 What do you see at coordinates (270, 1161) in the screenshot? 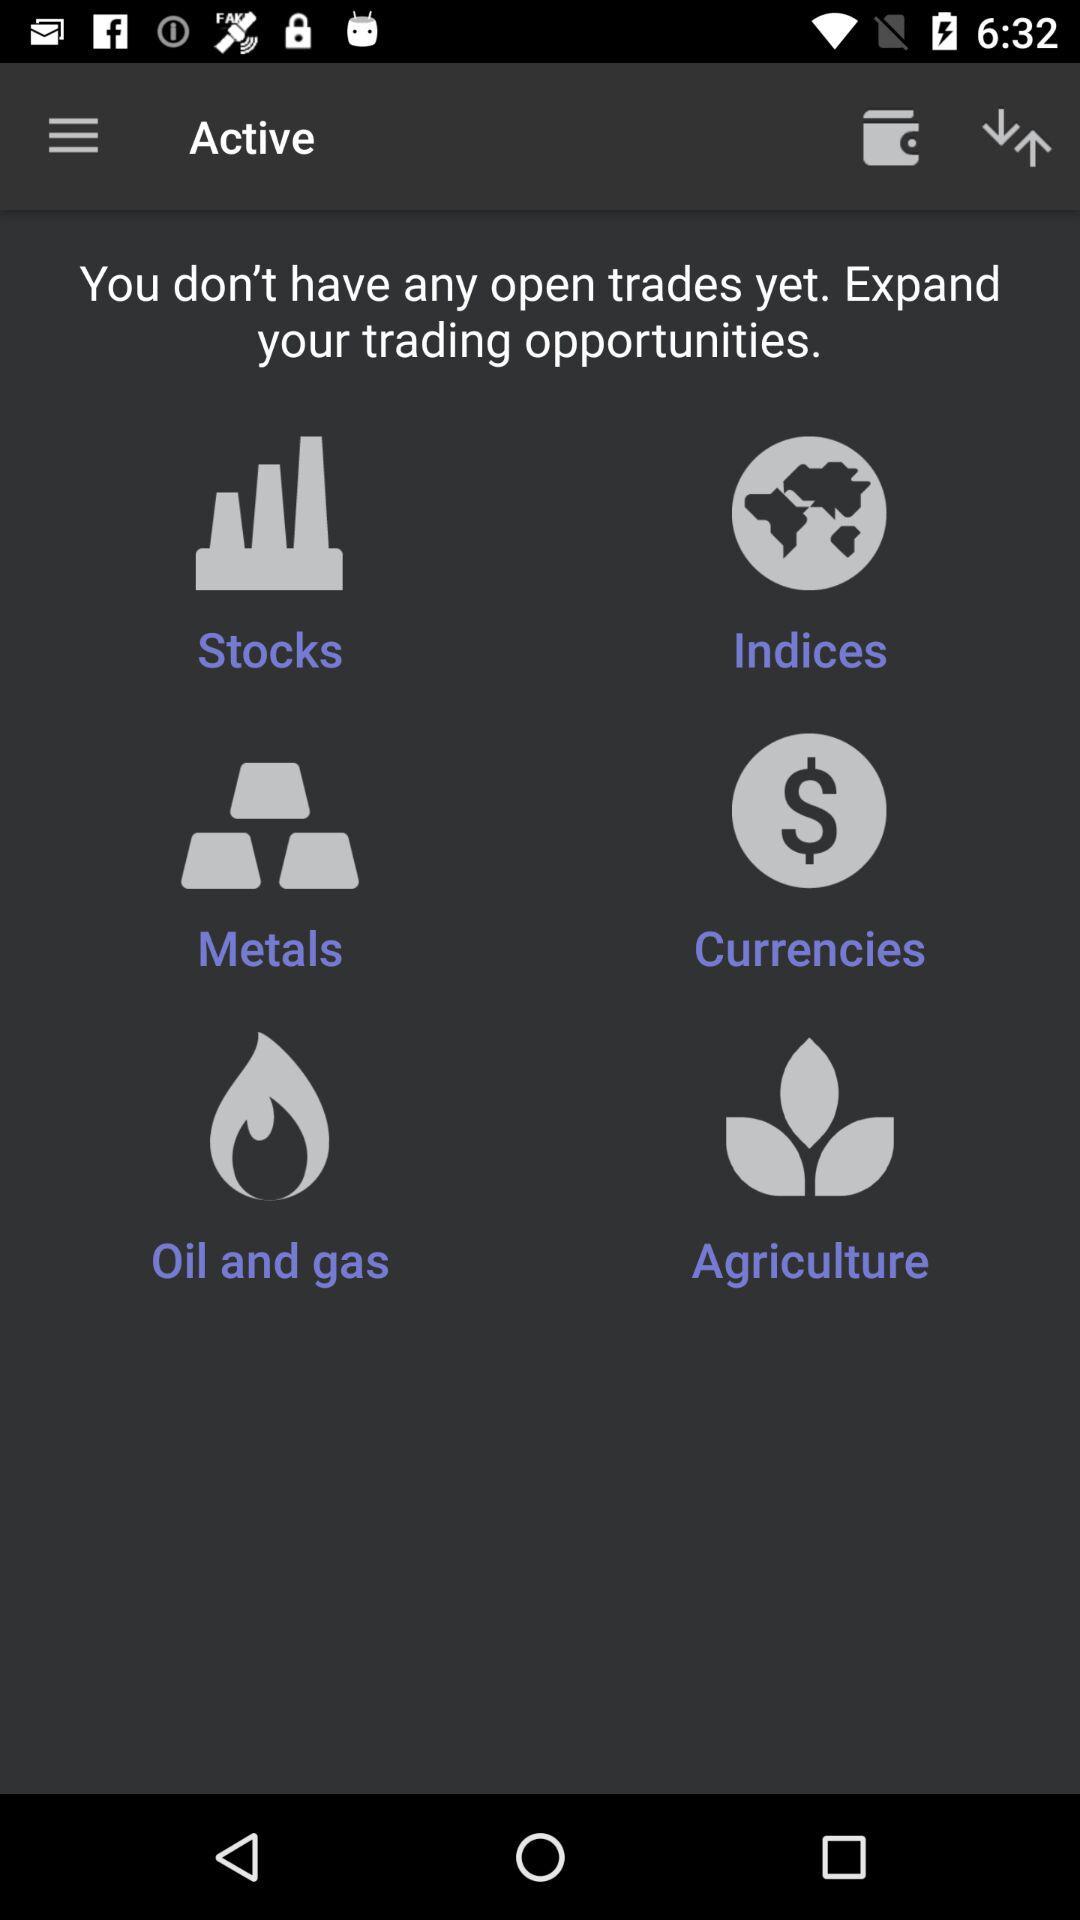
I see `the icon to the left of the currencies` at bounding box center [270, 1161].